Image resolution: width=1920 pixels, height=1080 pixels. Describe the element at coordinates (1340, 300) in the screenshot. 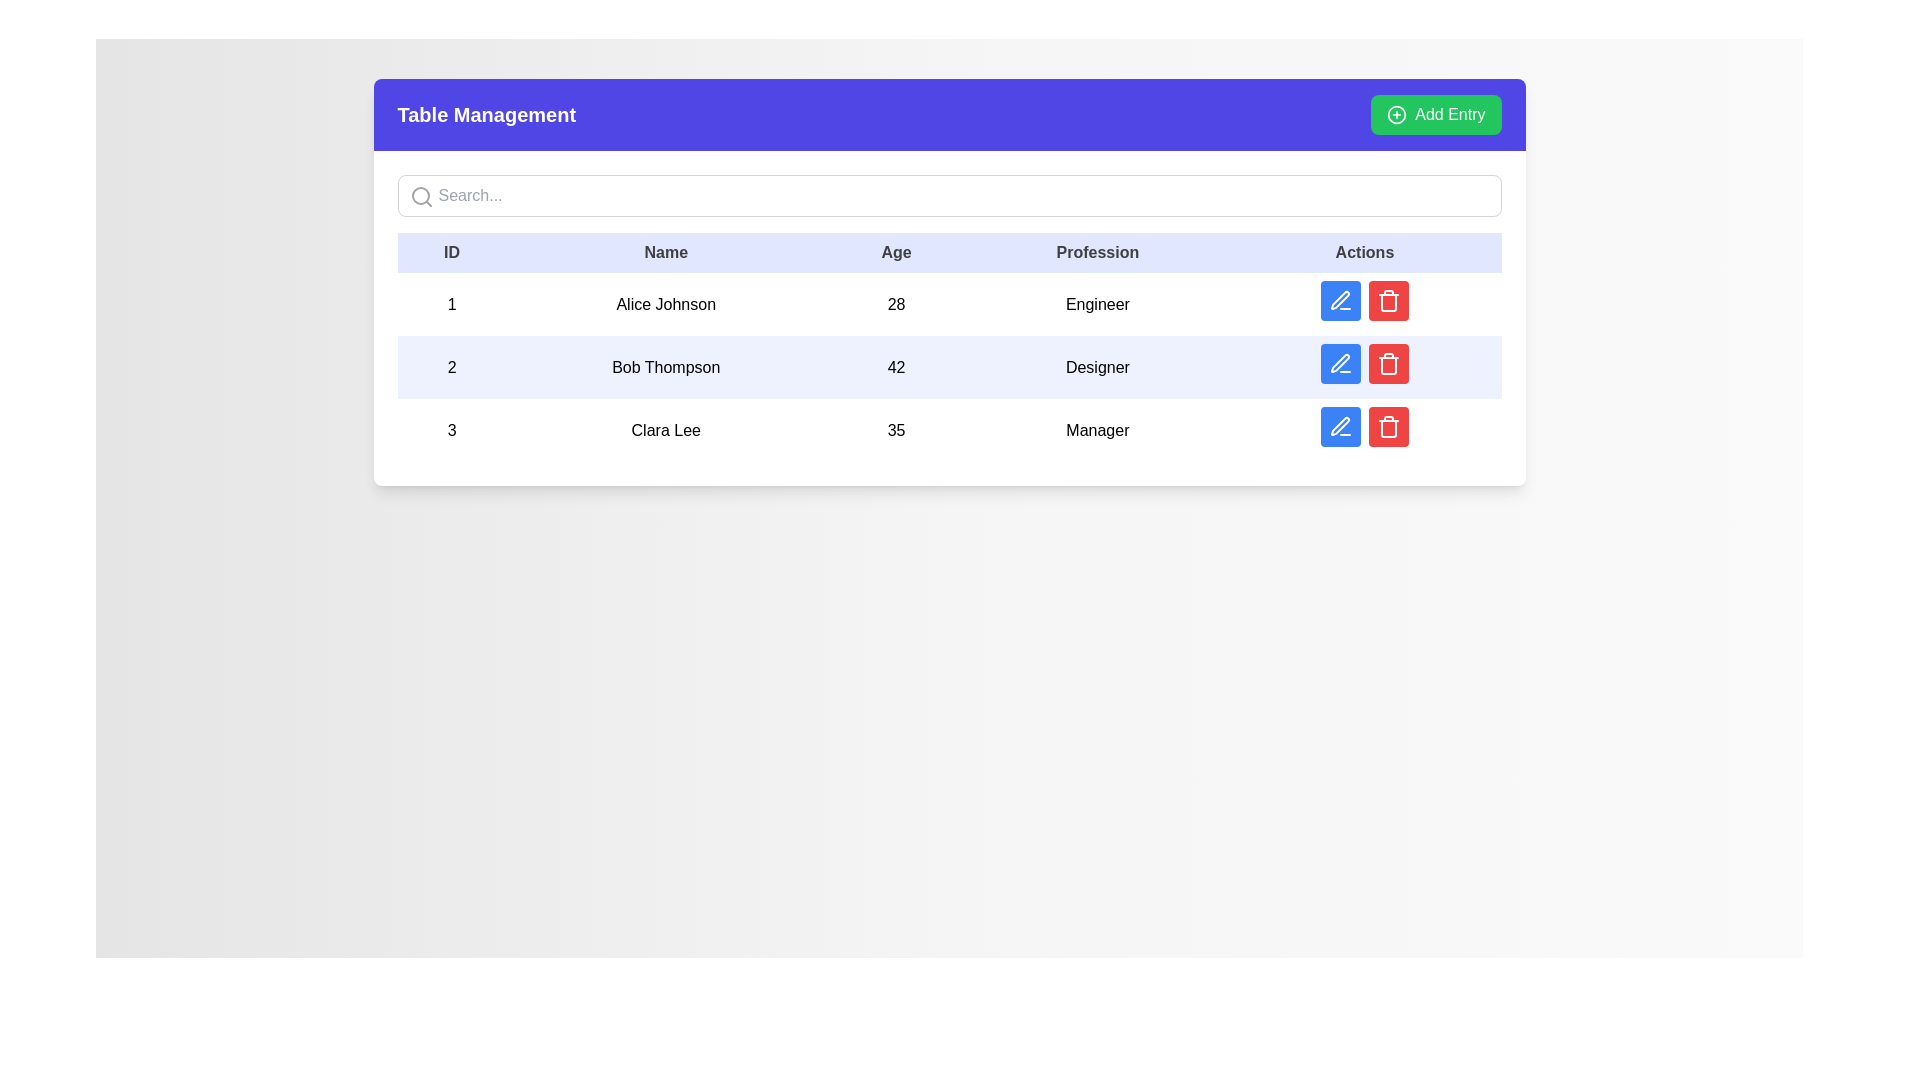

I see `the pen icon button in the 'Actions' column of the table for the entry labeled 'Bob Thompson' to initiate an action` at that location.